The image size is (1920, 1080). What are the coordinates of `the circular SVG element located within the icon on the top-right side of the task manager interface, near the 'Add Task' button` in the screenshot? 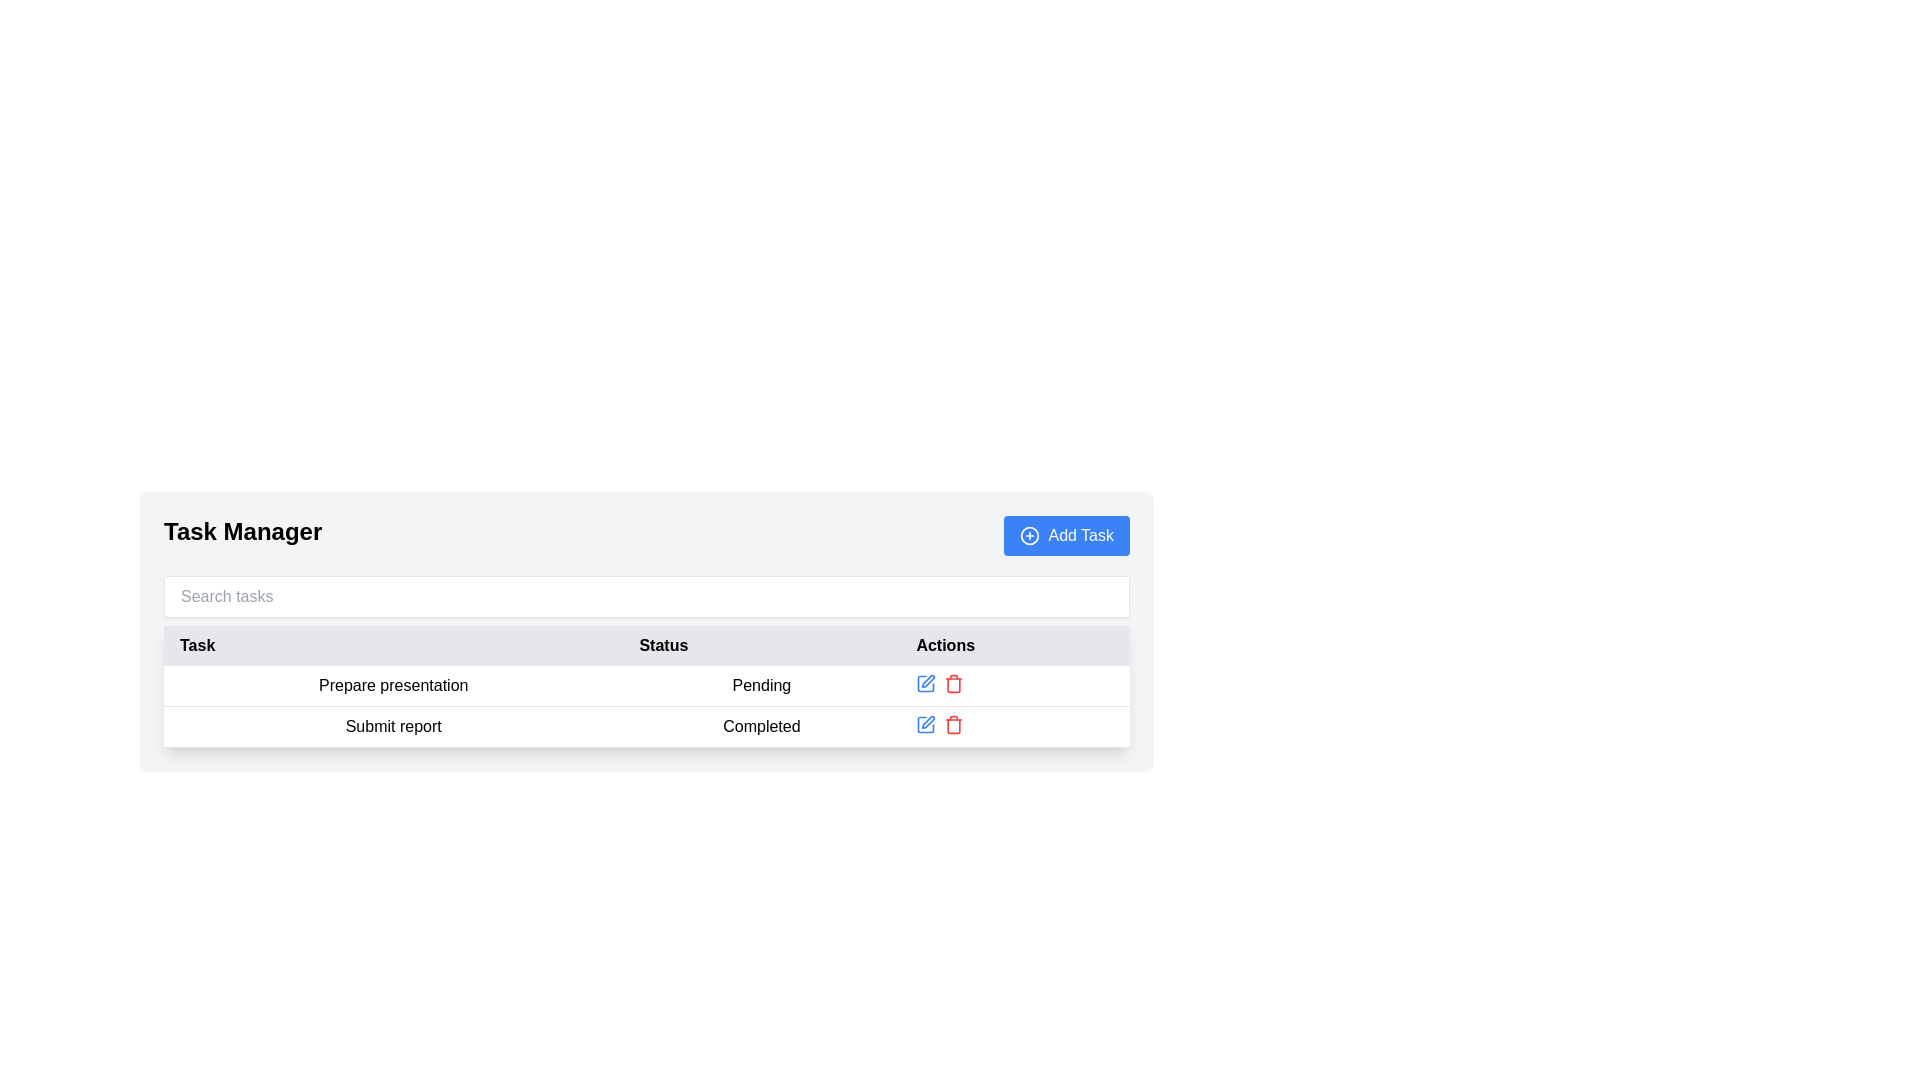 It's located at (1030, 535).